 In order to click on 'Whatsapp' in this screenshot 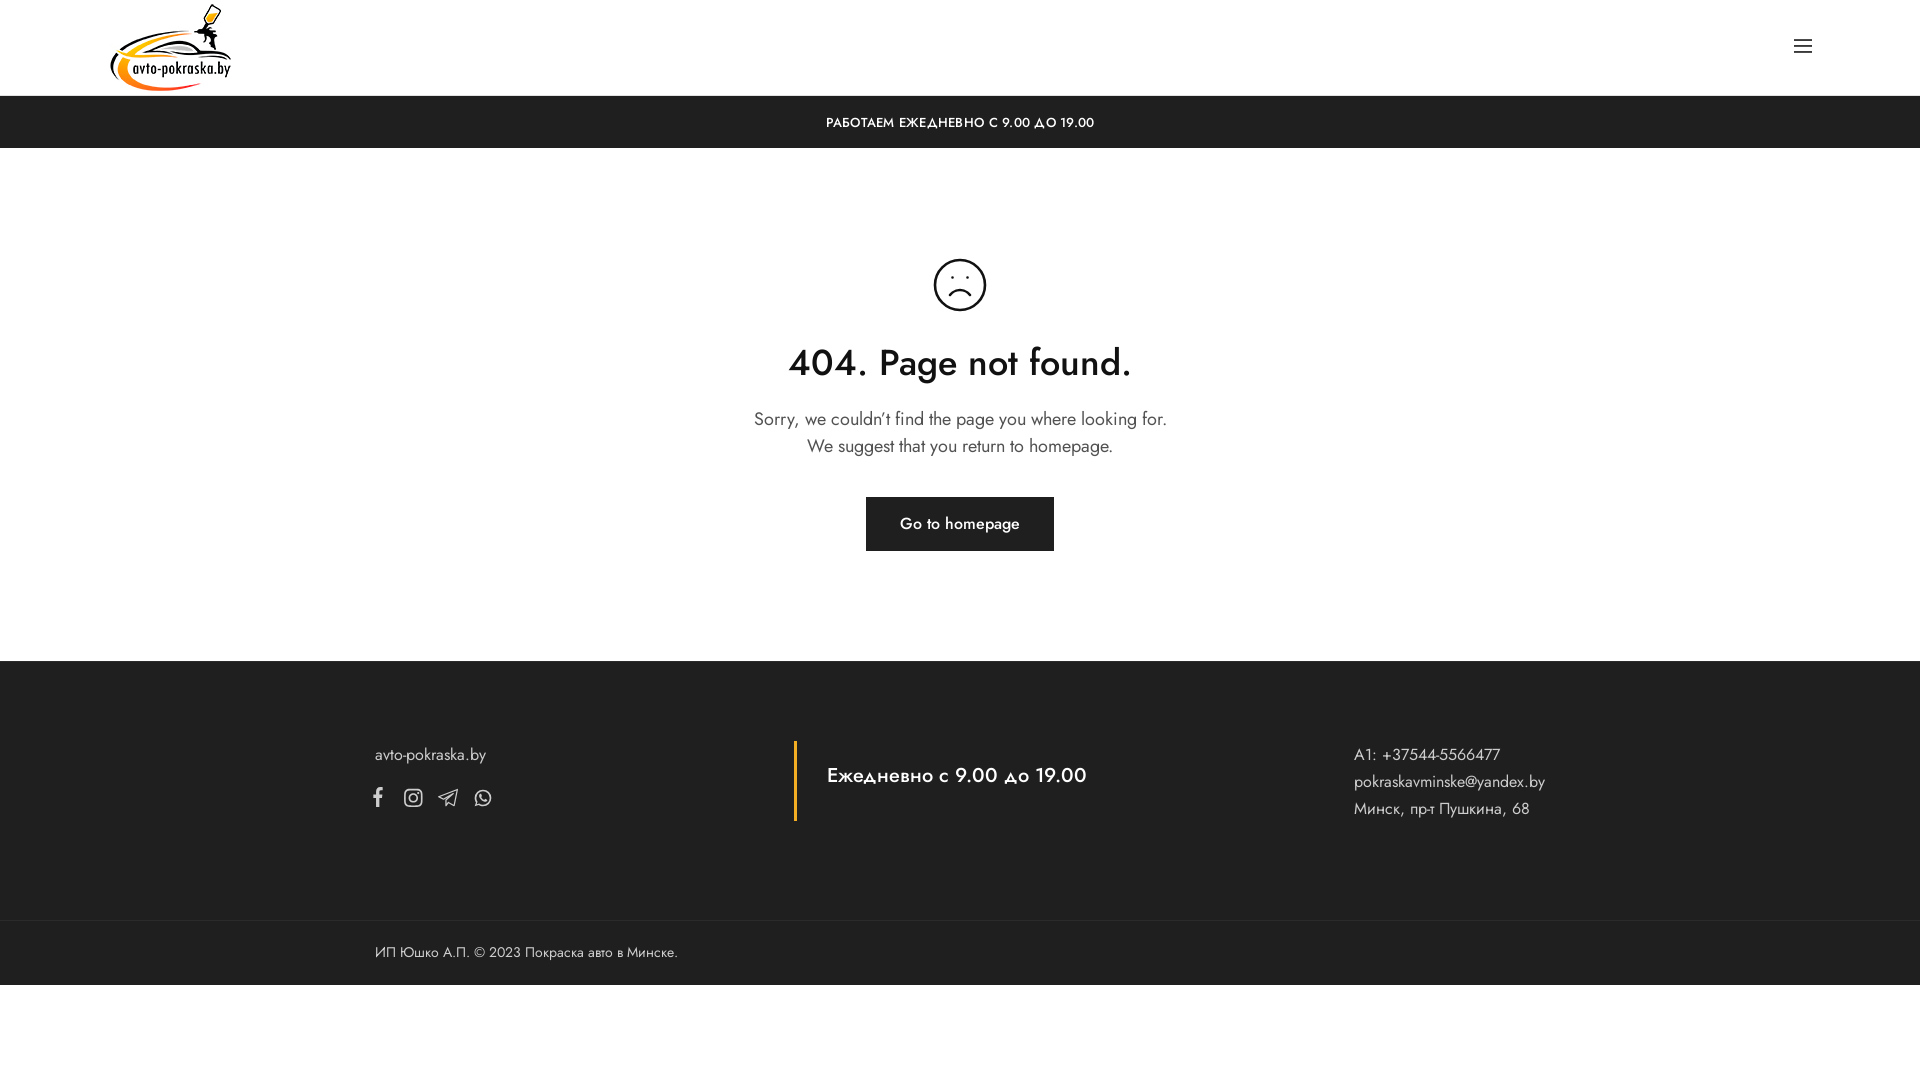, I will do `click(478, 801)`.